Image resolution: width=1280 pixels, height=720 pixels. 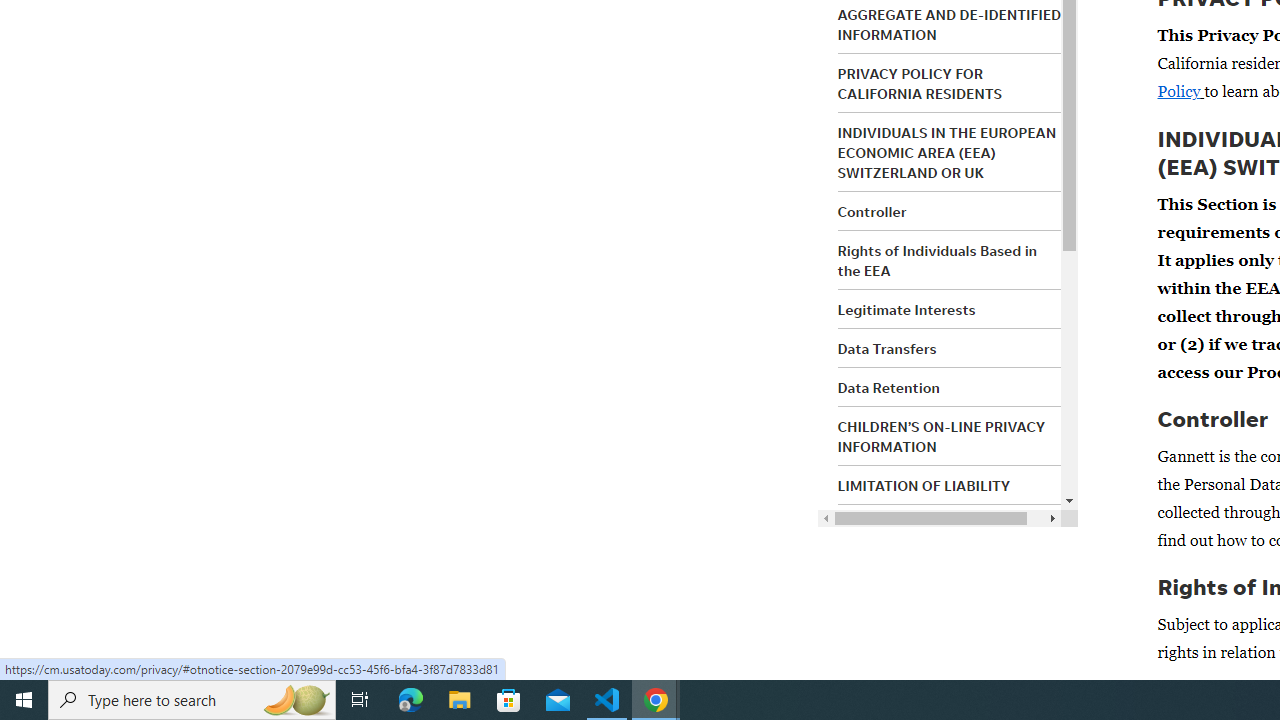 I want to click on 'LIMITATION OF LIABILITY', so click(x=923, y=486).